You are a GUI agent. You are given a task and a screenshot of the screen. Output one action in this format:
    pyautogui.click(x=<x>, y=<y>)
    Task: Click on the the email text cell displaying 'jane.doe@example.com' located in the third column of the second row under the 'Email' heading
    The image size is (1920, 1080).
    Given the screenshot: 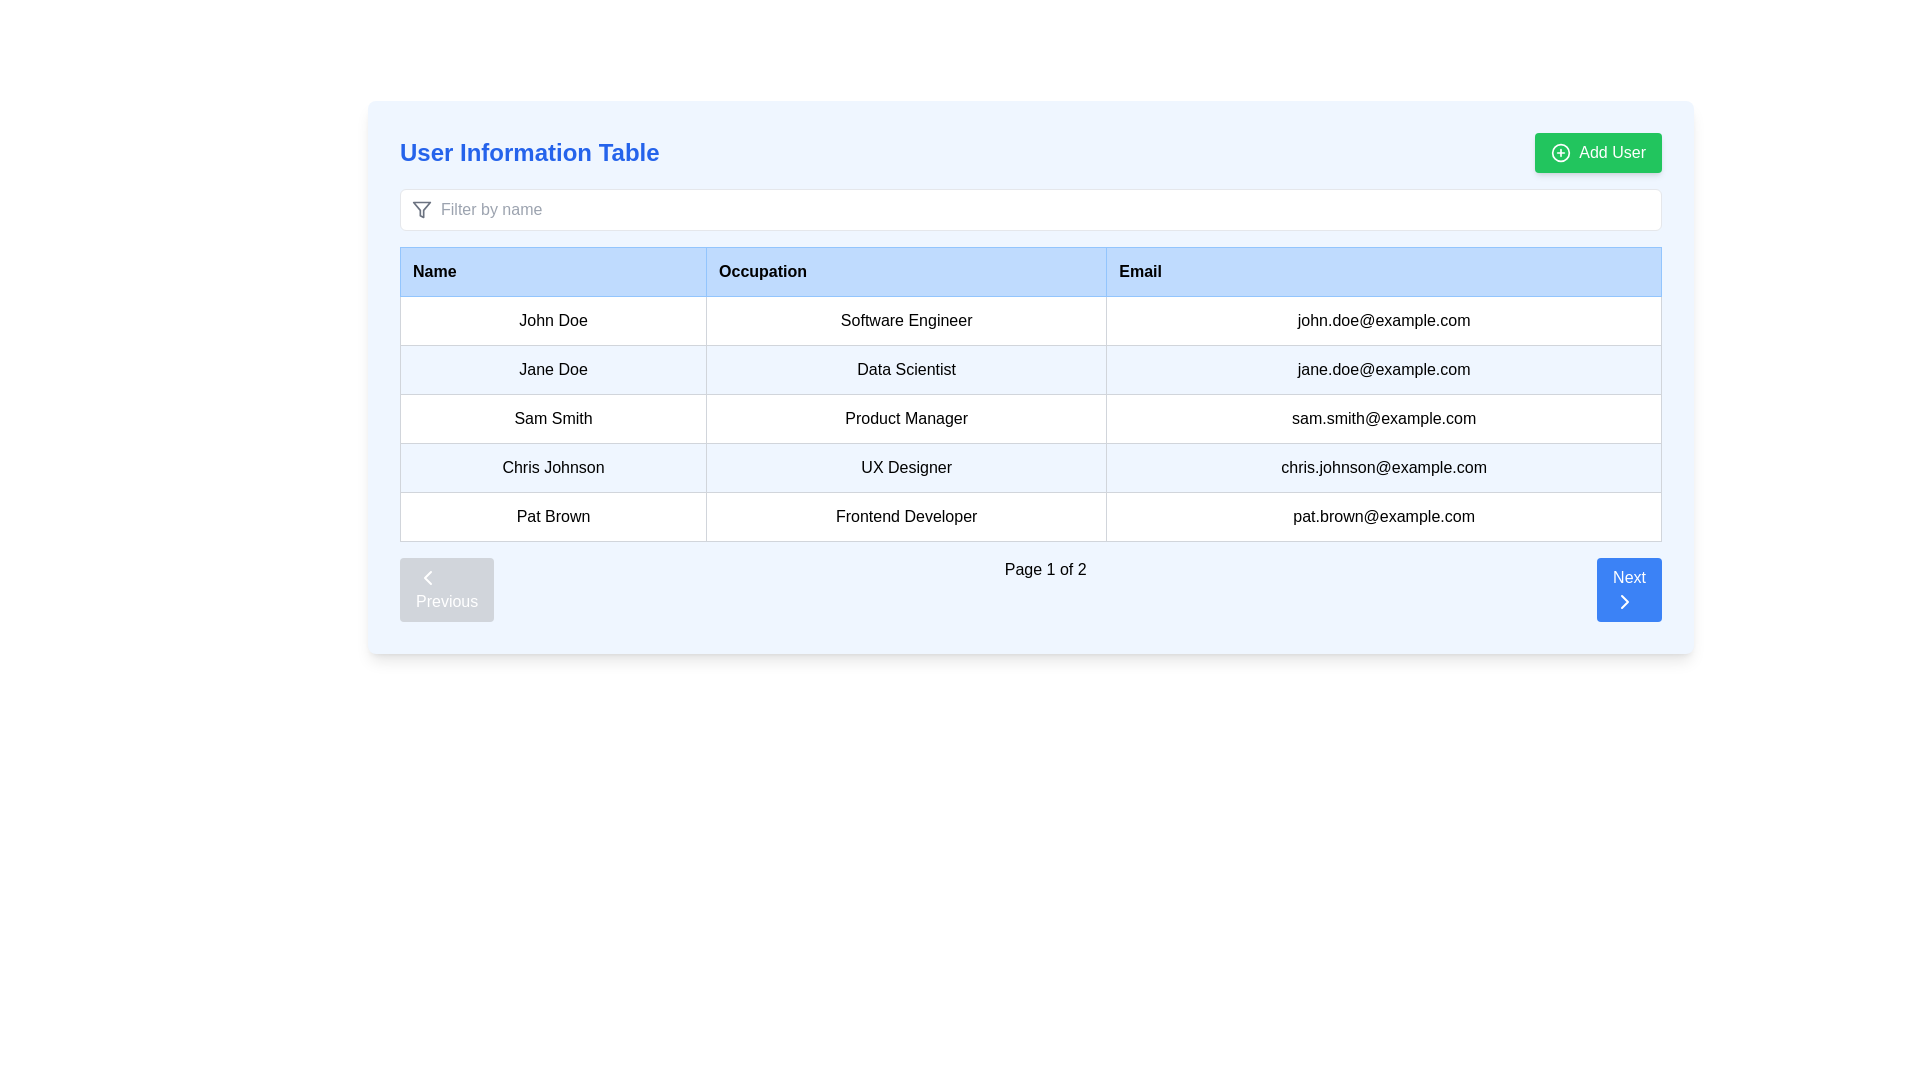 What is the action you would take?
    pyautogui.click(x=1383, y=370)
    